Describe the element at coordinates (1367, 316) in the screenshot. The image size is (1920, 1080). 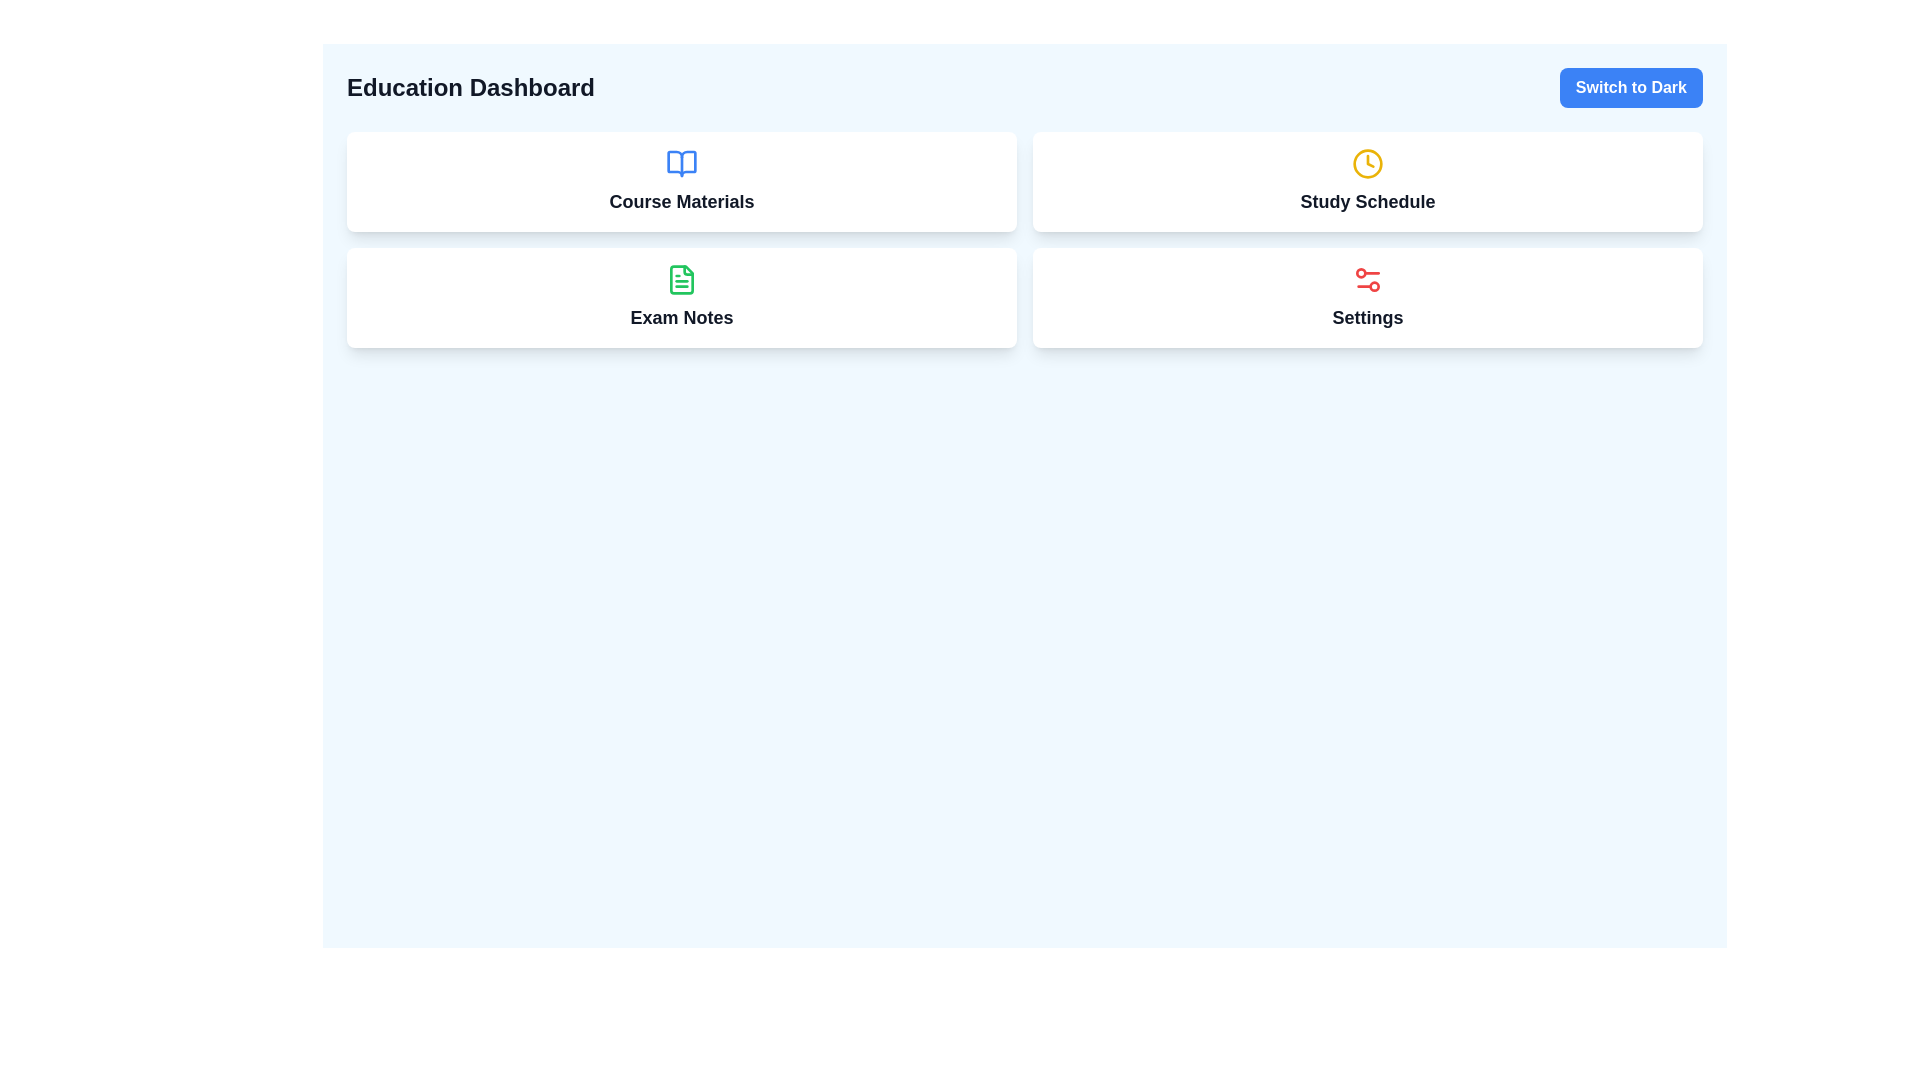
I see `the bold 'Settings' text label, which is prominently displayed in a large font at the bottom-right section of a rounded card` at that location.